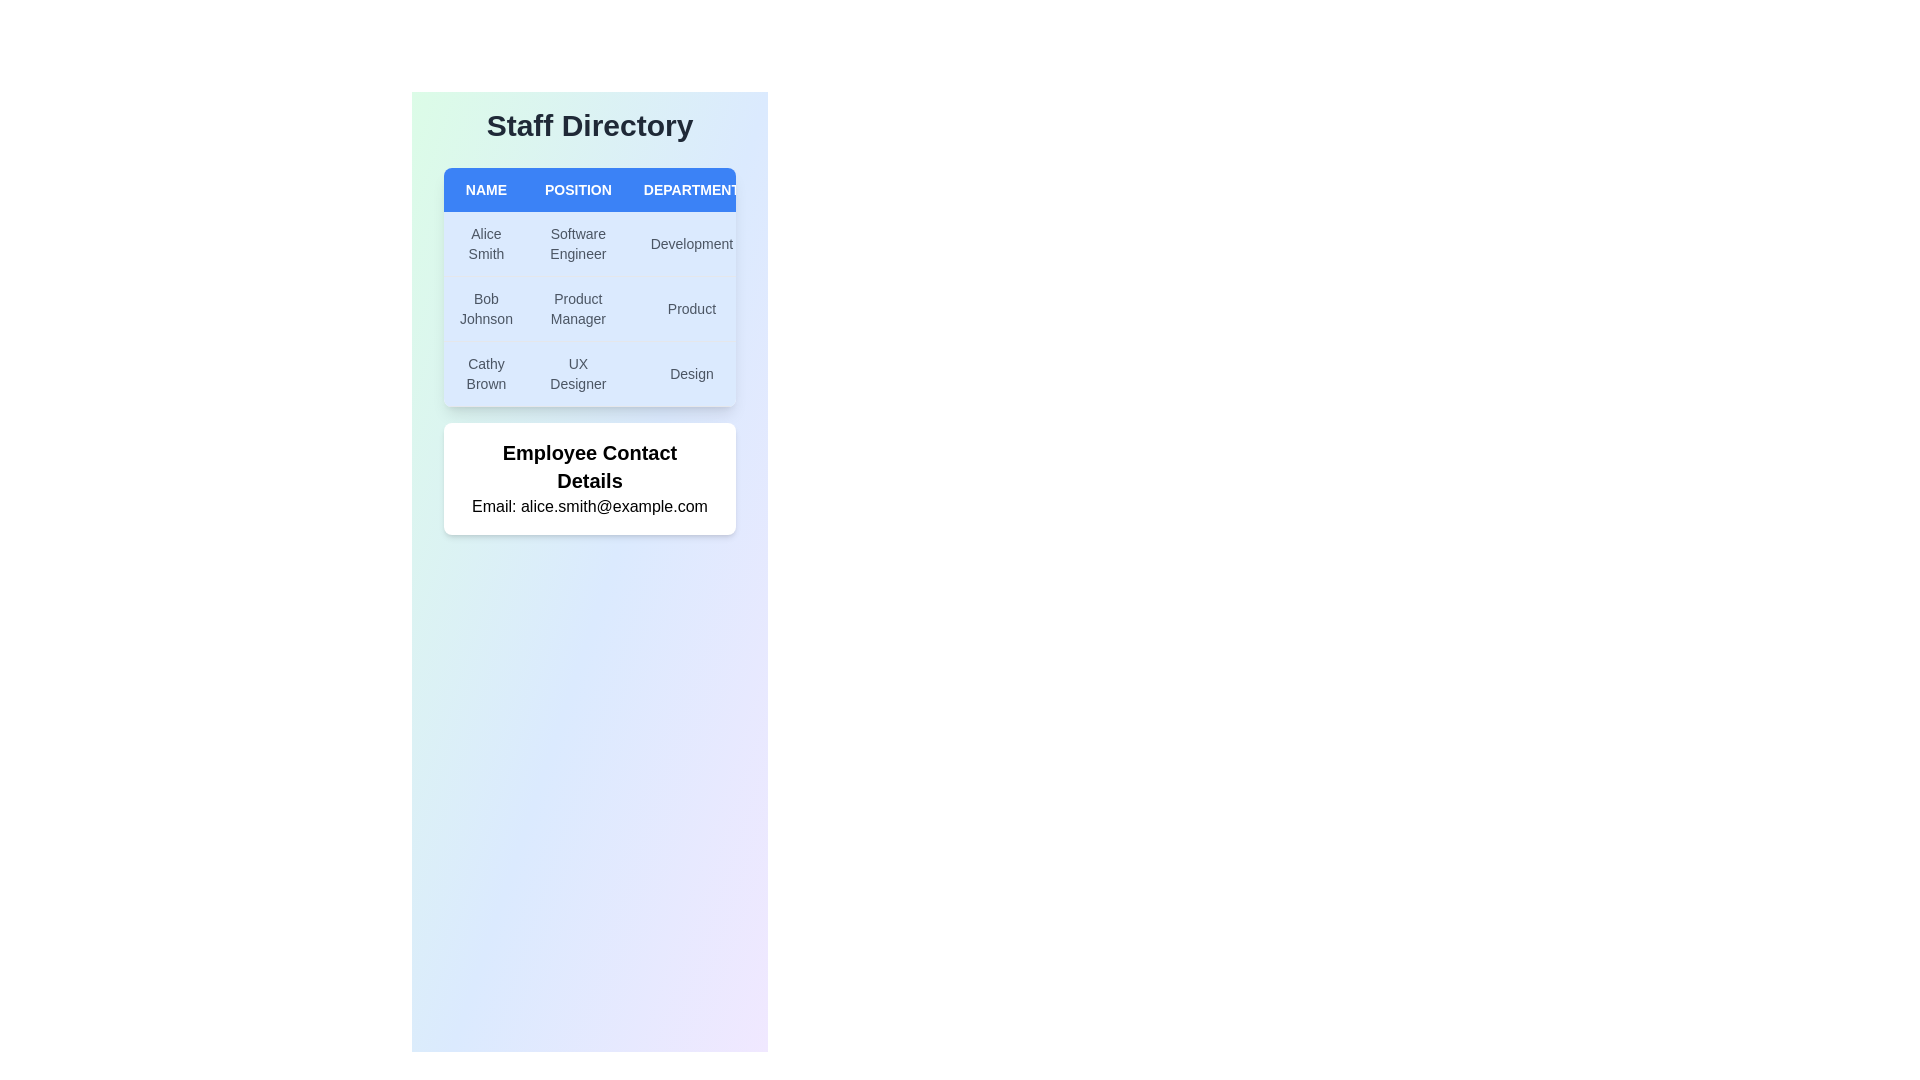 The width and height of the screenshot is (1920, 1080). I want to click on the second table row displaying details about the staff member 'Bob Johnson', so click(647, 308).